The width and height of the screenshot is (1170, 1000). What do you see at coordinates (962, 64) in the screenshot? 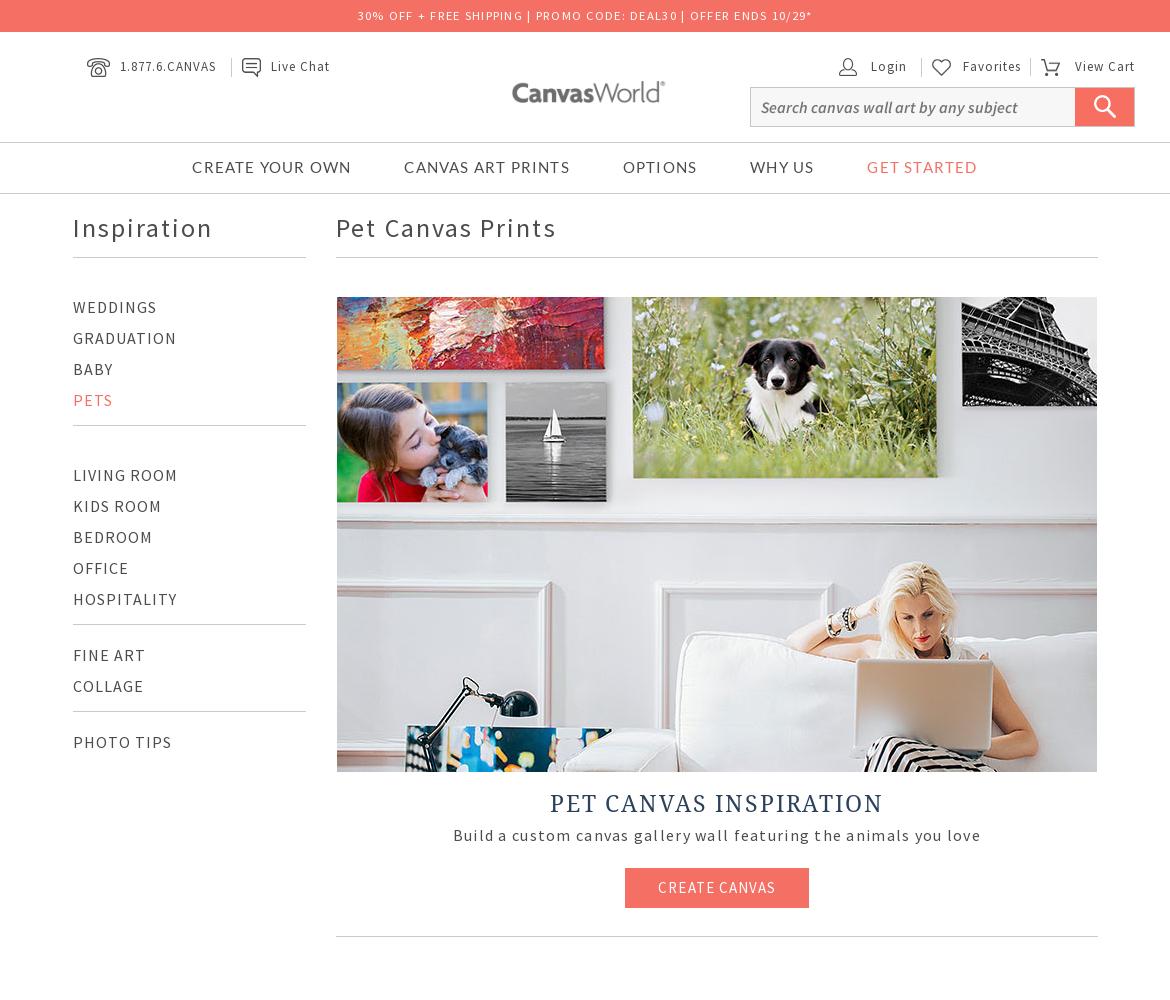
I see `'Favorites'` at bounding box center [962, 64].